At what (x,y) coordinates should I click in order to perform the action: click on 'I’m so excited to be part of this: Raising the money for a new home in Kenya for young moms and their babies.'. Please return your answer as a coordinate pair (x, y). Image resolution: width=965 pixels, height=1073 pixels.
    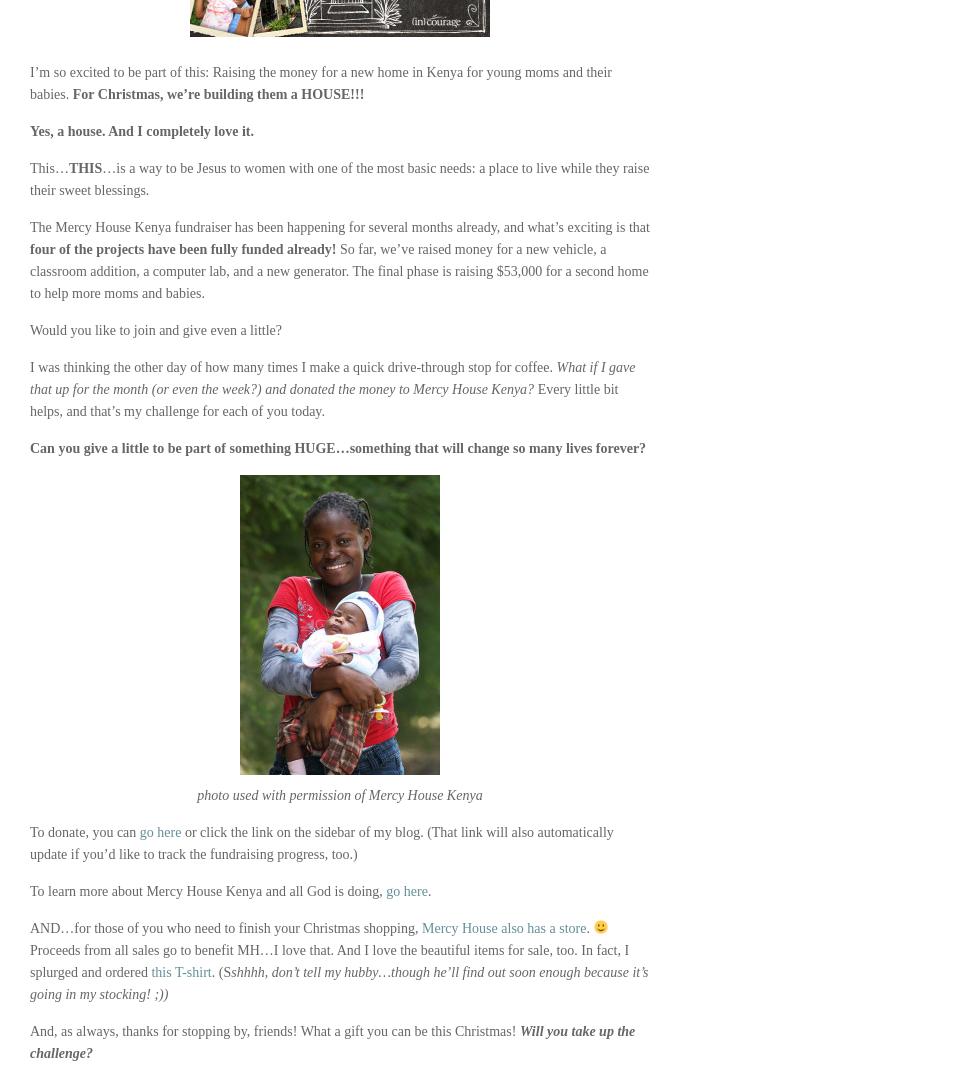
    Looking at the image, I should click on (319, 83).